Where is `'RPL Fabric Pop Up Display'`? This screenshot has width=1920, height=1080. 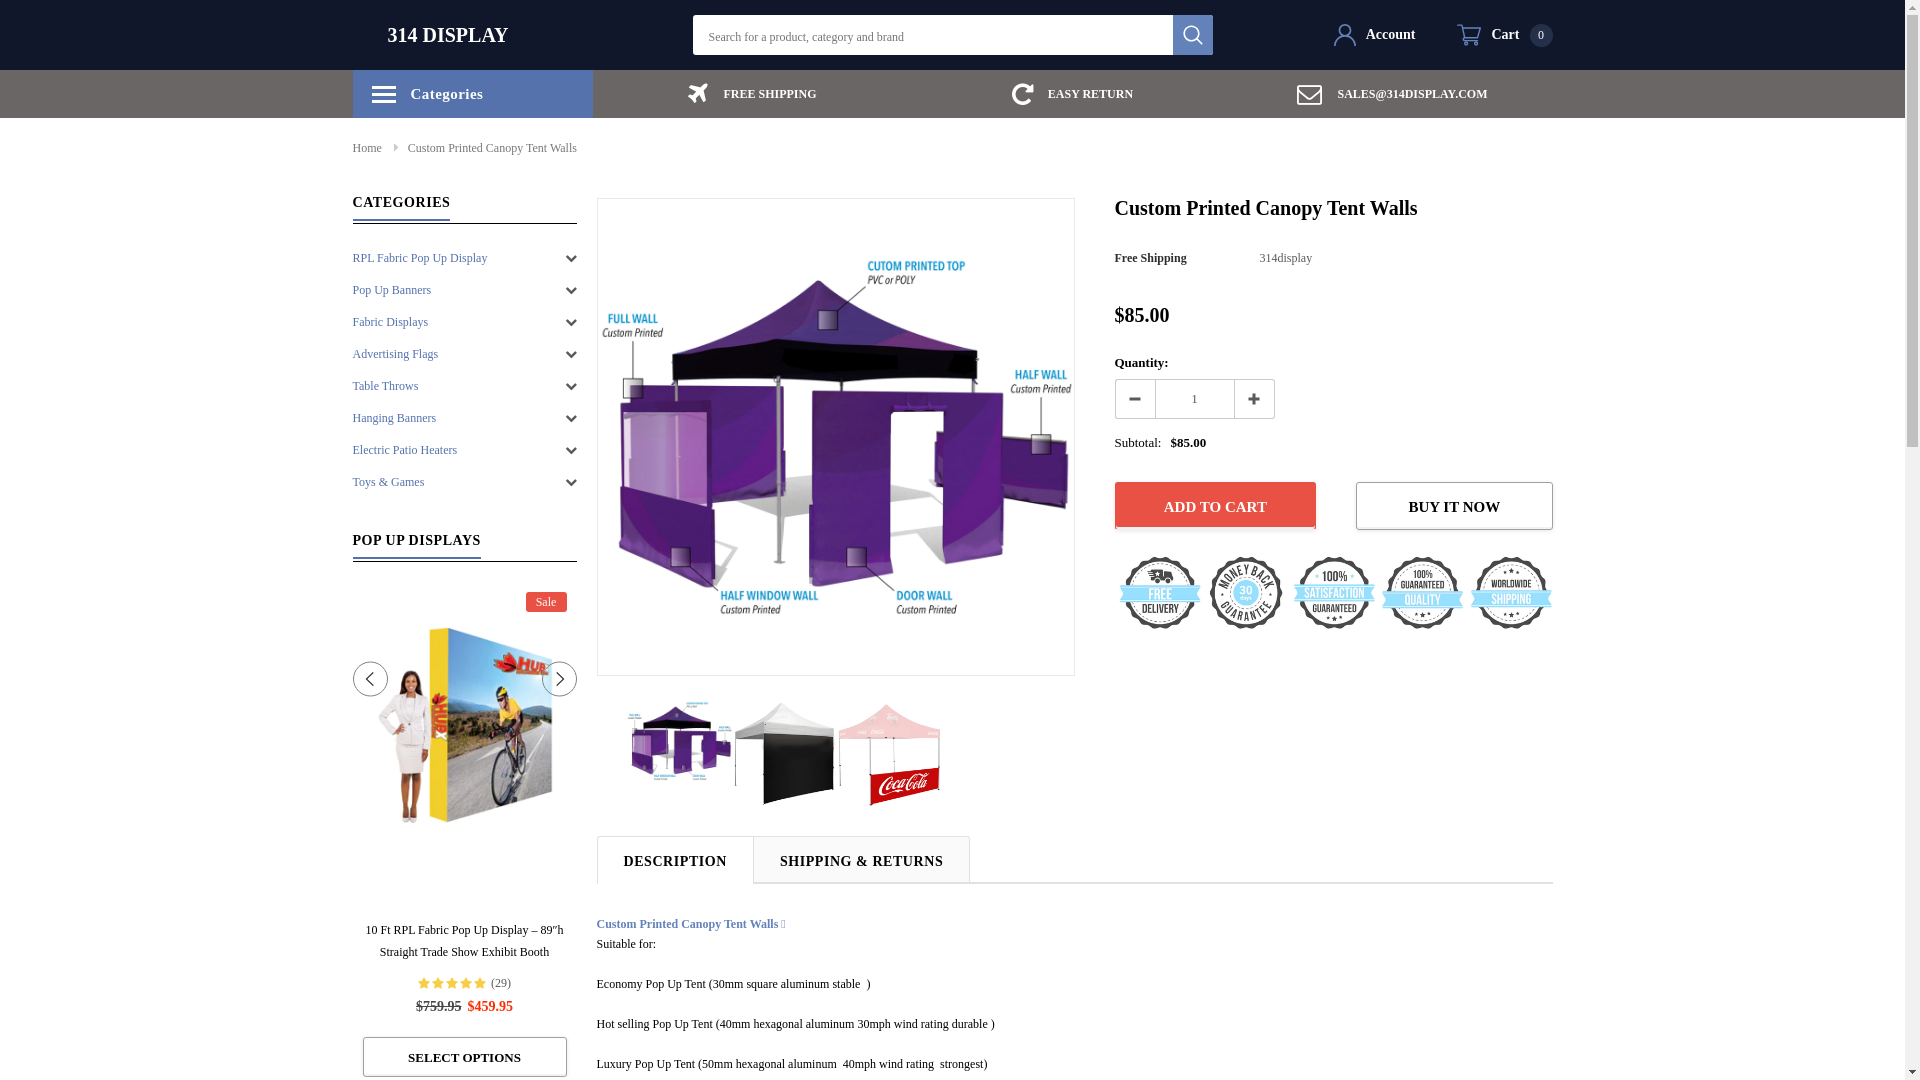 'RPL Fabric Pop Up Display' is located at coordinates (418, 257).